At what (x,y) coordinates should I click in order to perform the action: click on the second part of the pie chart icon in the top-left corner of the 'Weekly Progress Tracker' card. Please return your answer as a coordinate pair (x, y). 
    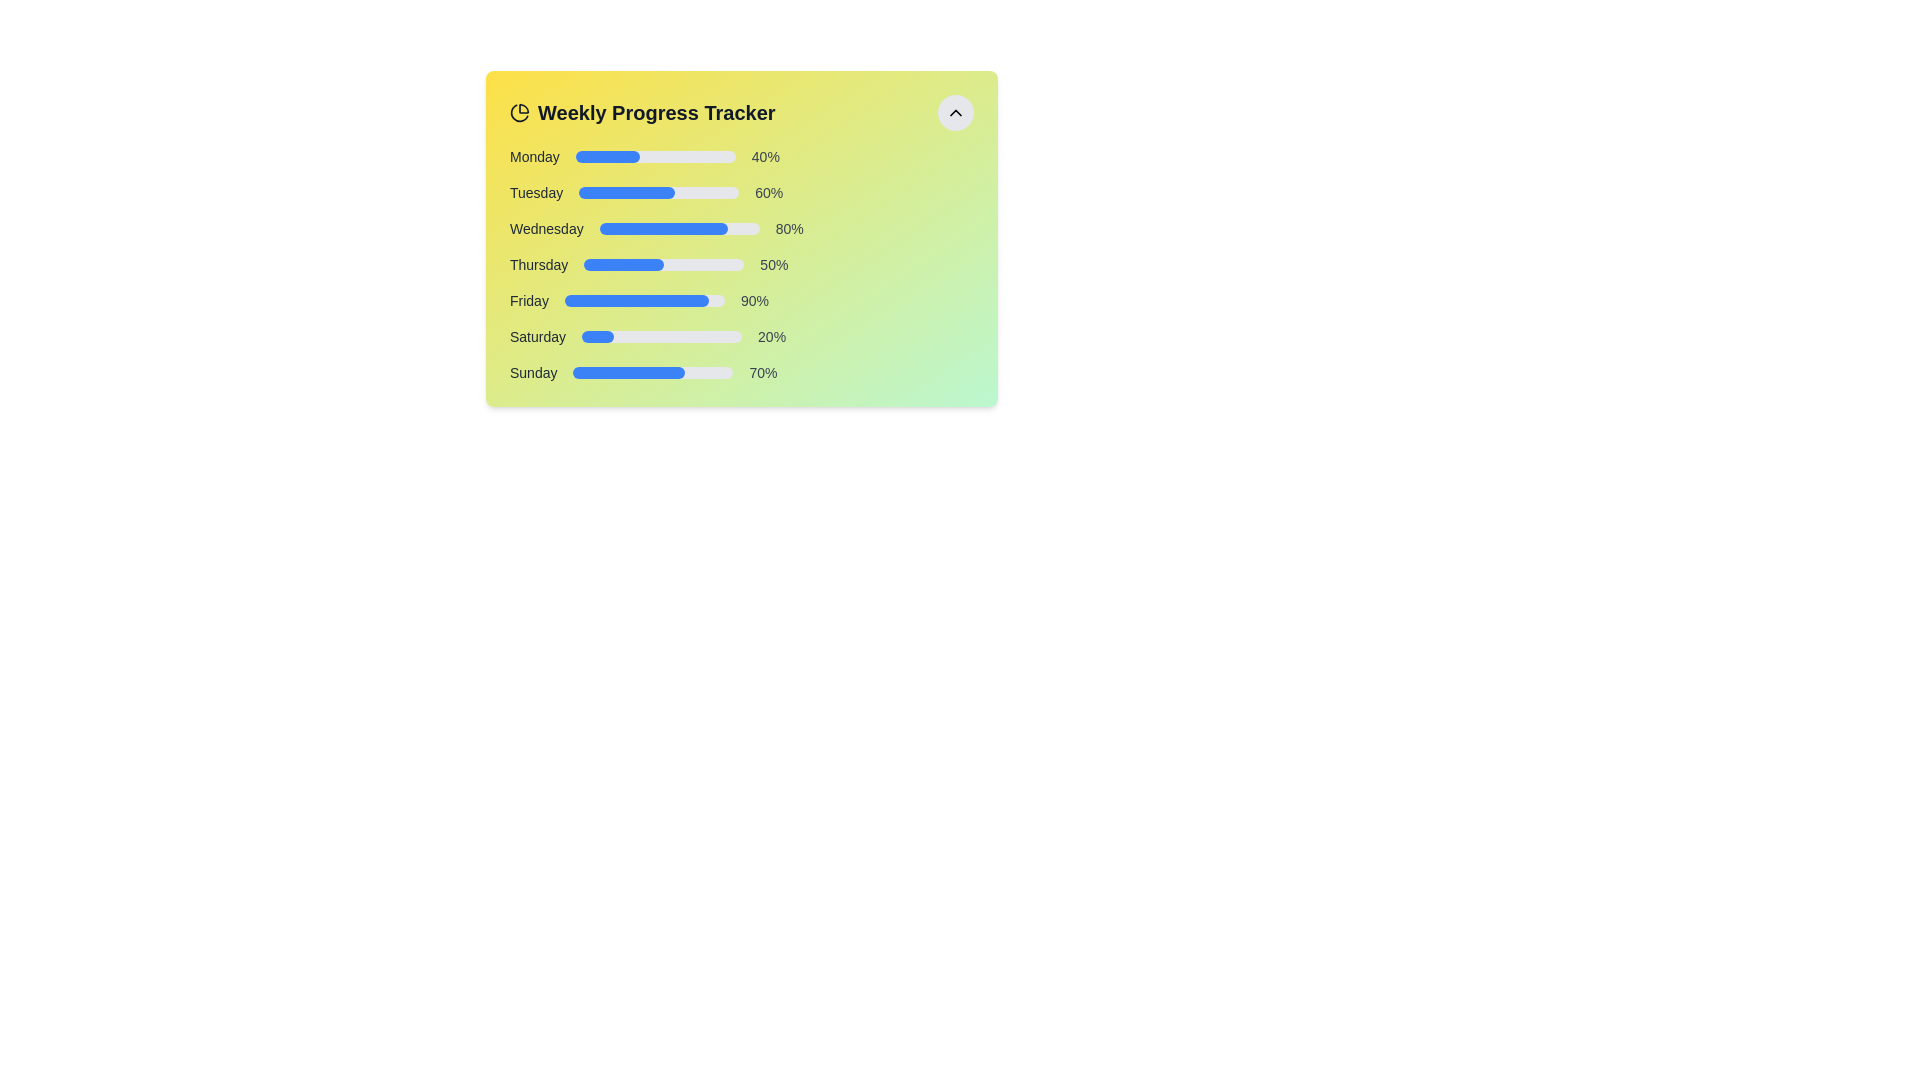
    Looking at the image, I should click on (519, 113).